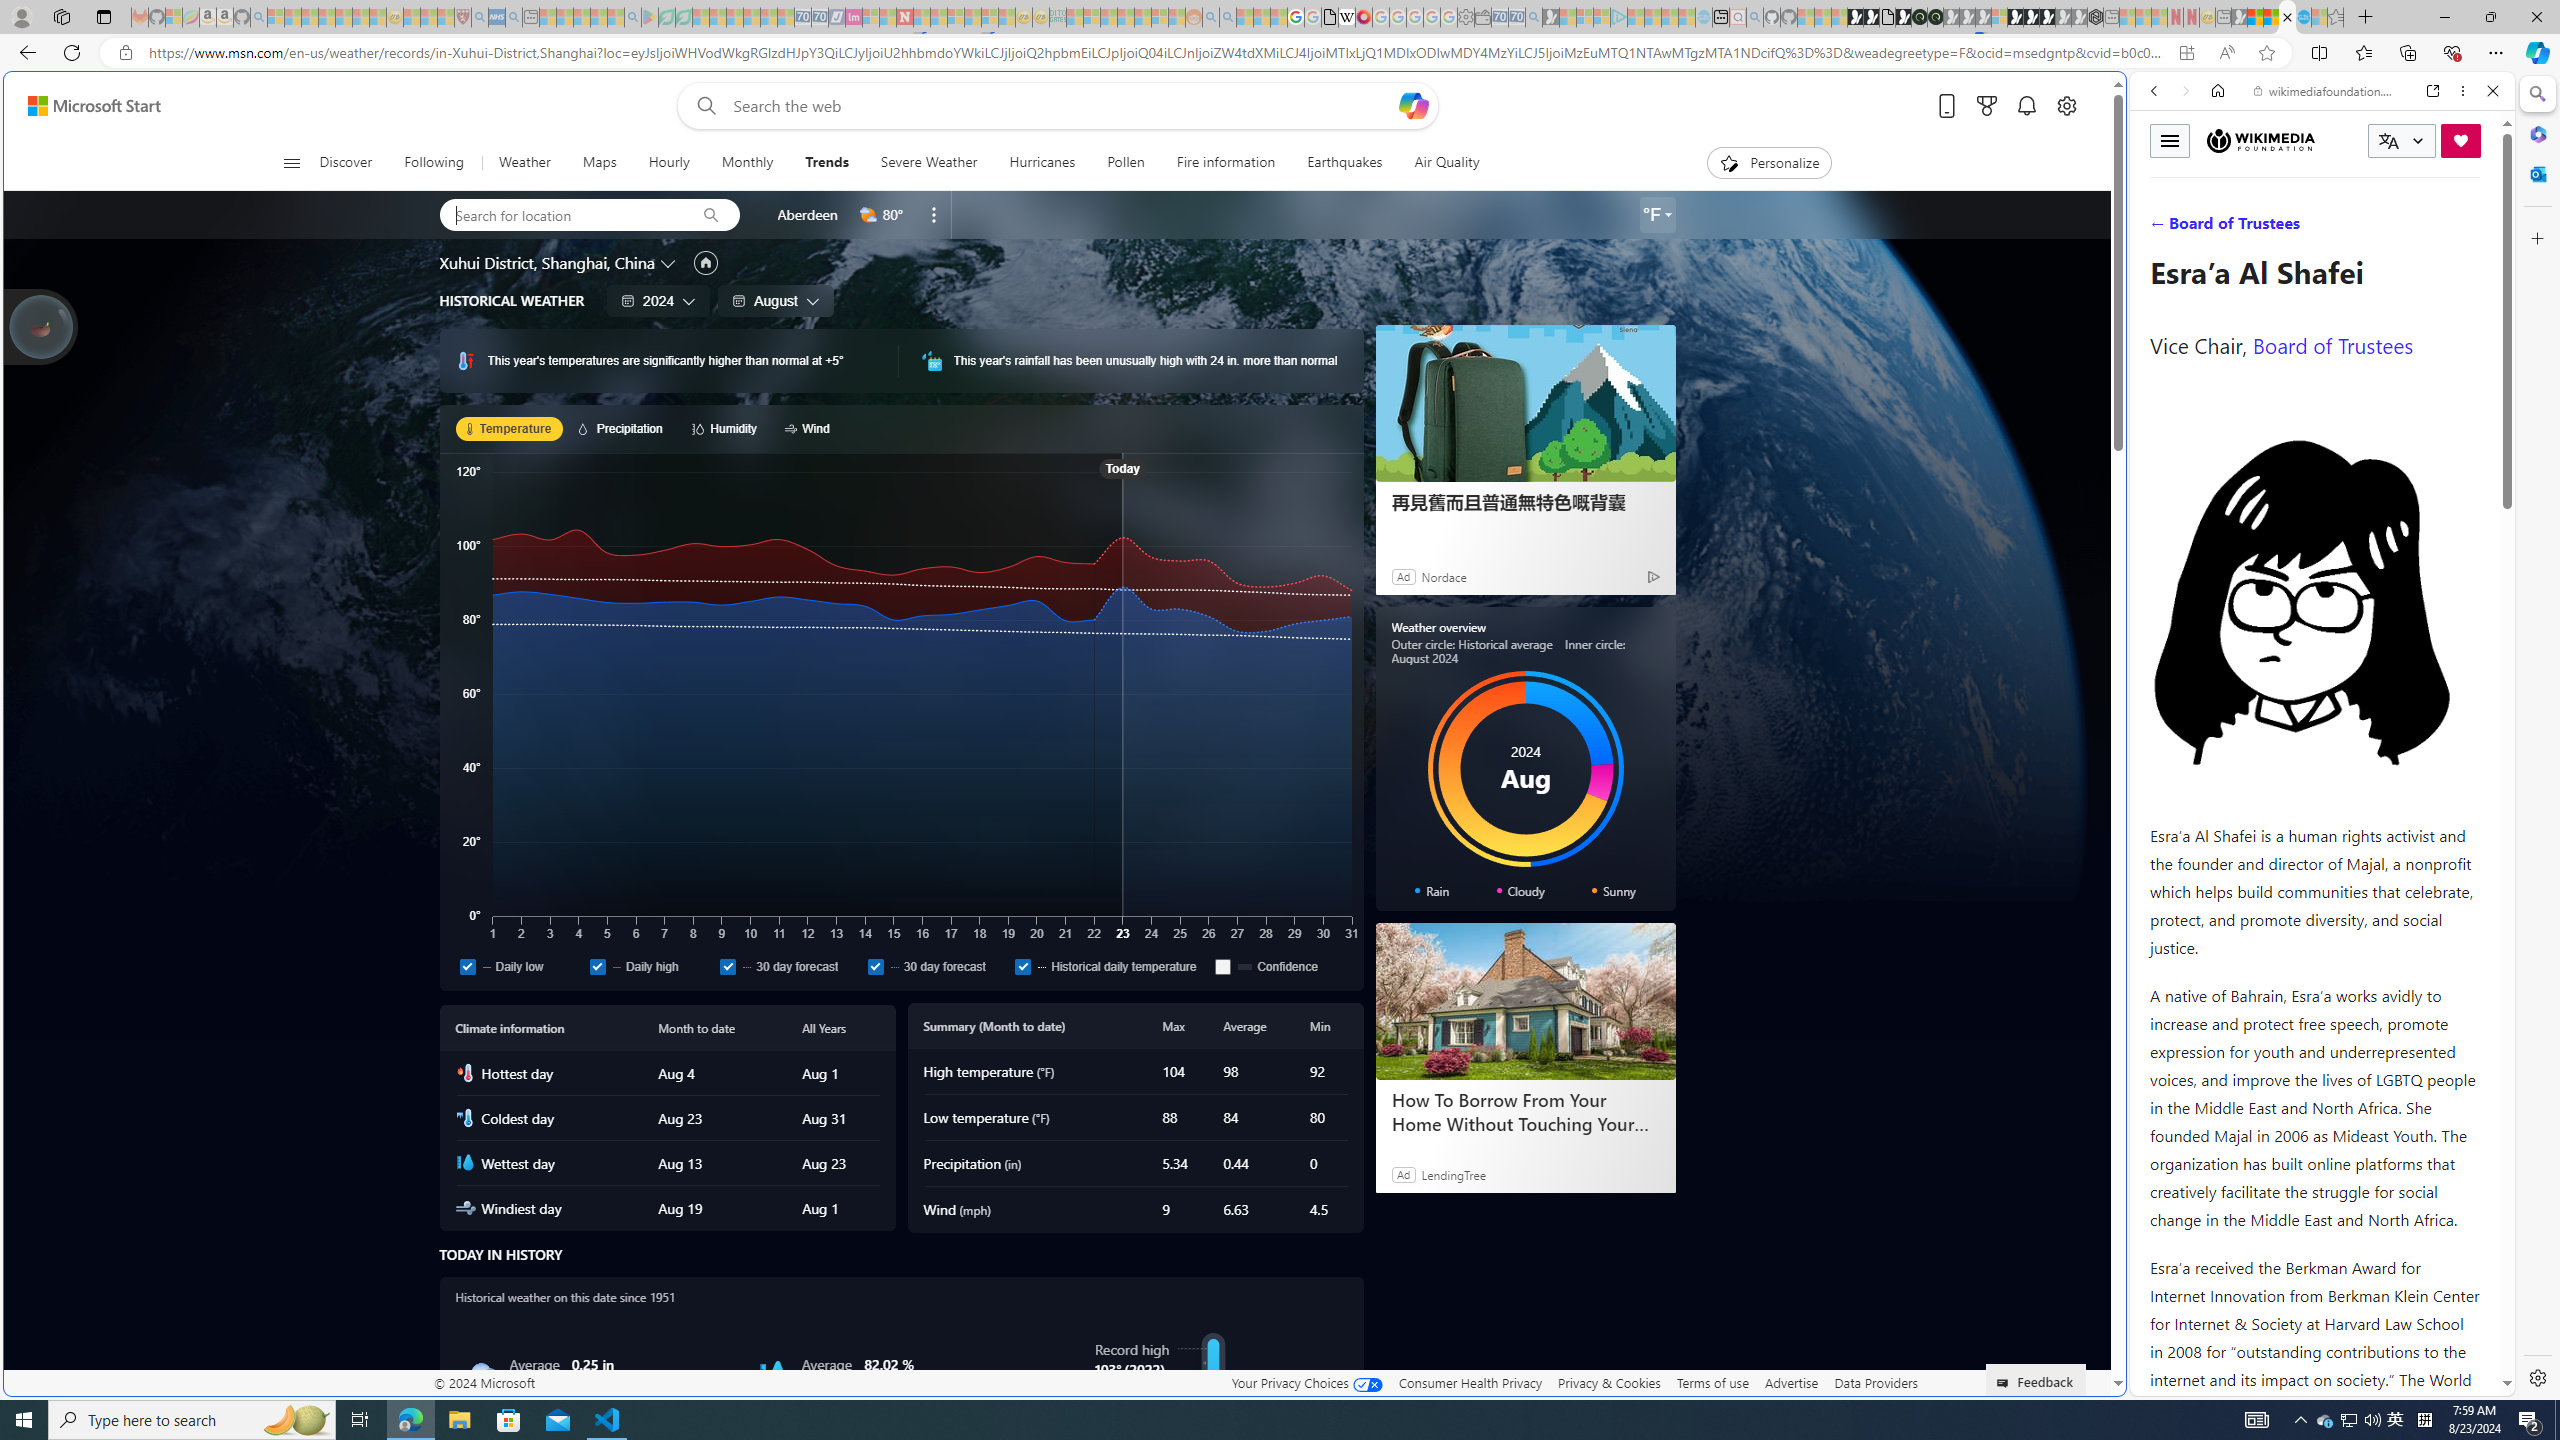 This screenshot has height=1440, width=2560. Describe the element at coordinates (1223, 162) in the screenshot. I see `'Fire information'` at that location.